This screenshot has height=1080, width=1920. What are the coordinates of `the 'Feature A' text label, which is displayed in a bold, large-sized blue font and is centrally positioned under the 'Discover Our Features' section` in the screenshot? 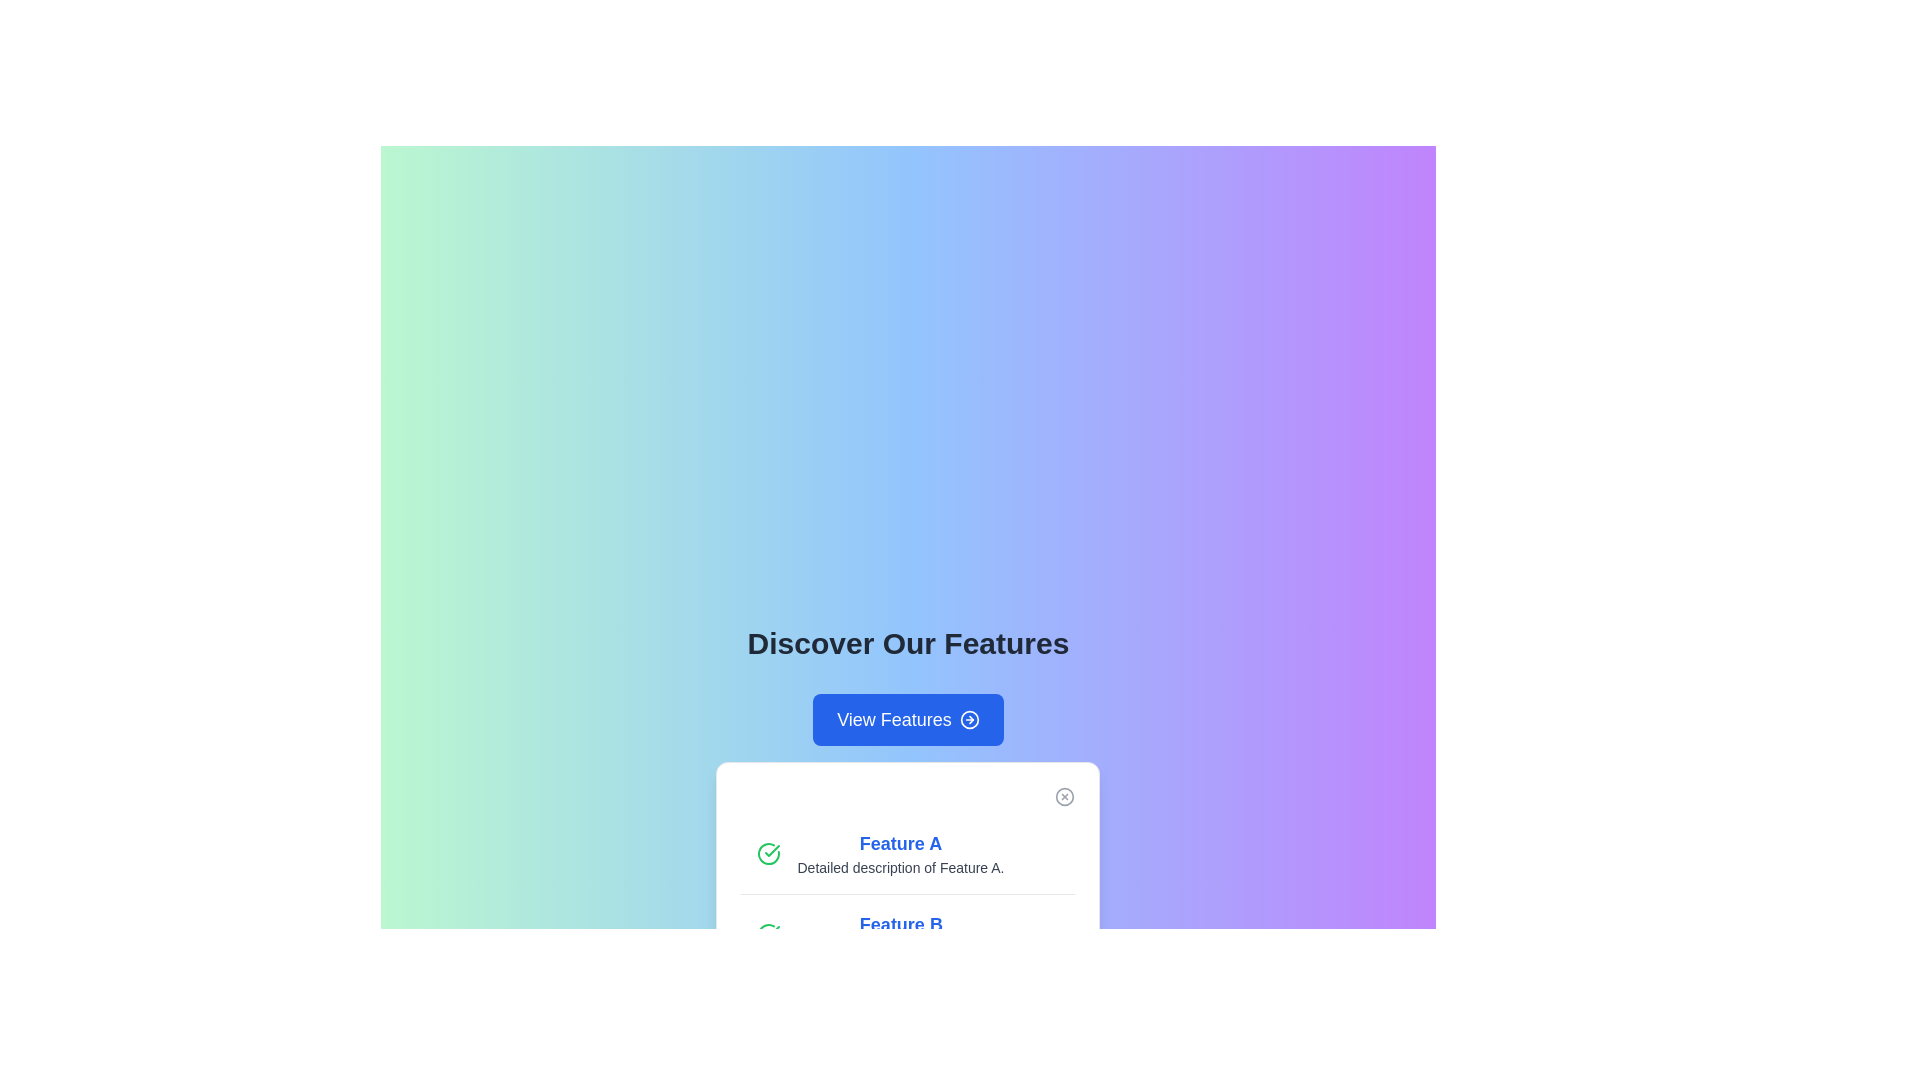 It's located at (900, 844).